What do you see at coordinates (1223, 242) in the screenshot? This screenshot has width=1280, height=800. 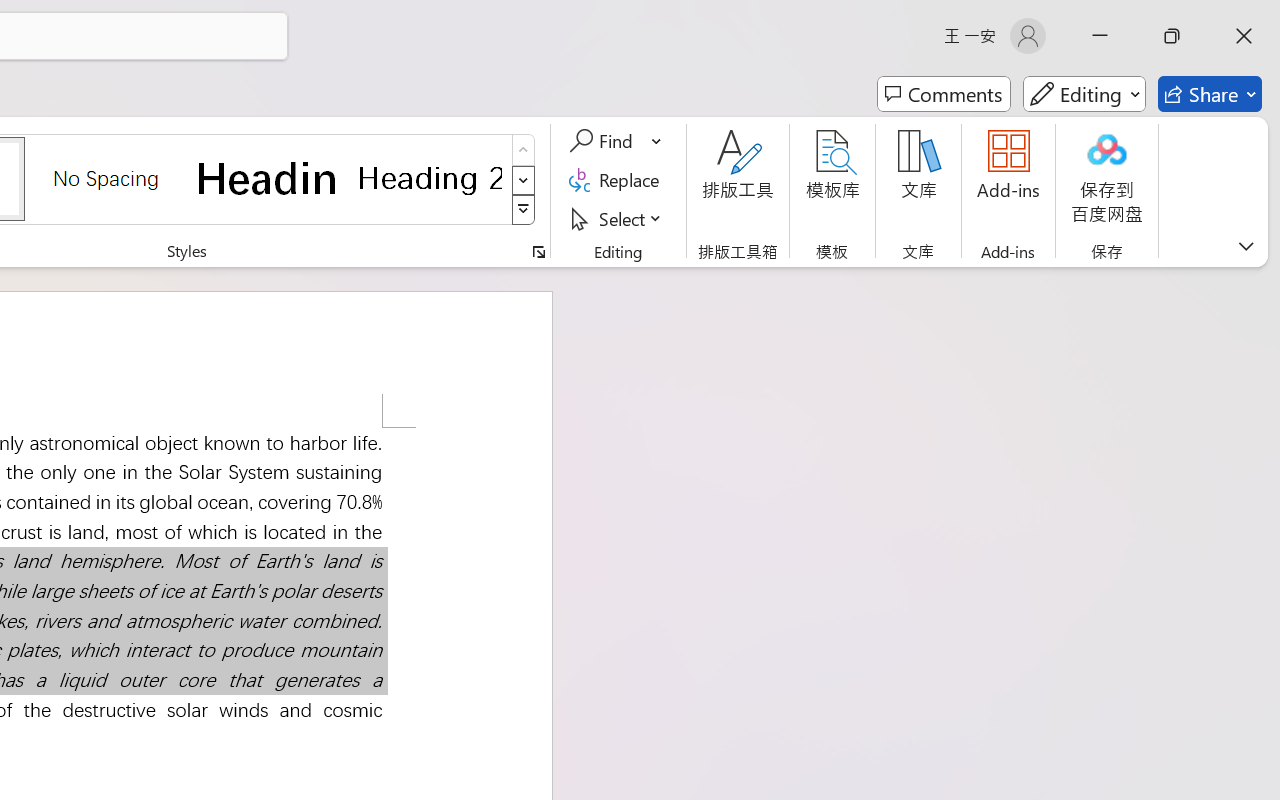 I see `'Task Pane Options'` at bounding box center [1223, 242].